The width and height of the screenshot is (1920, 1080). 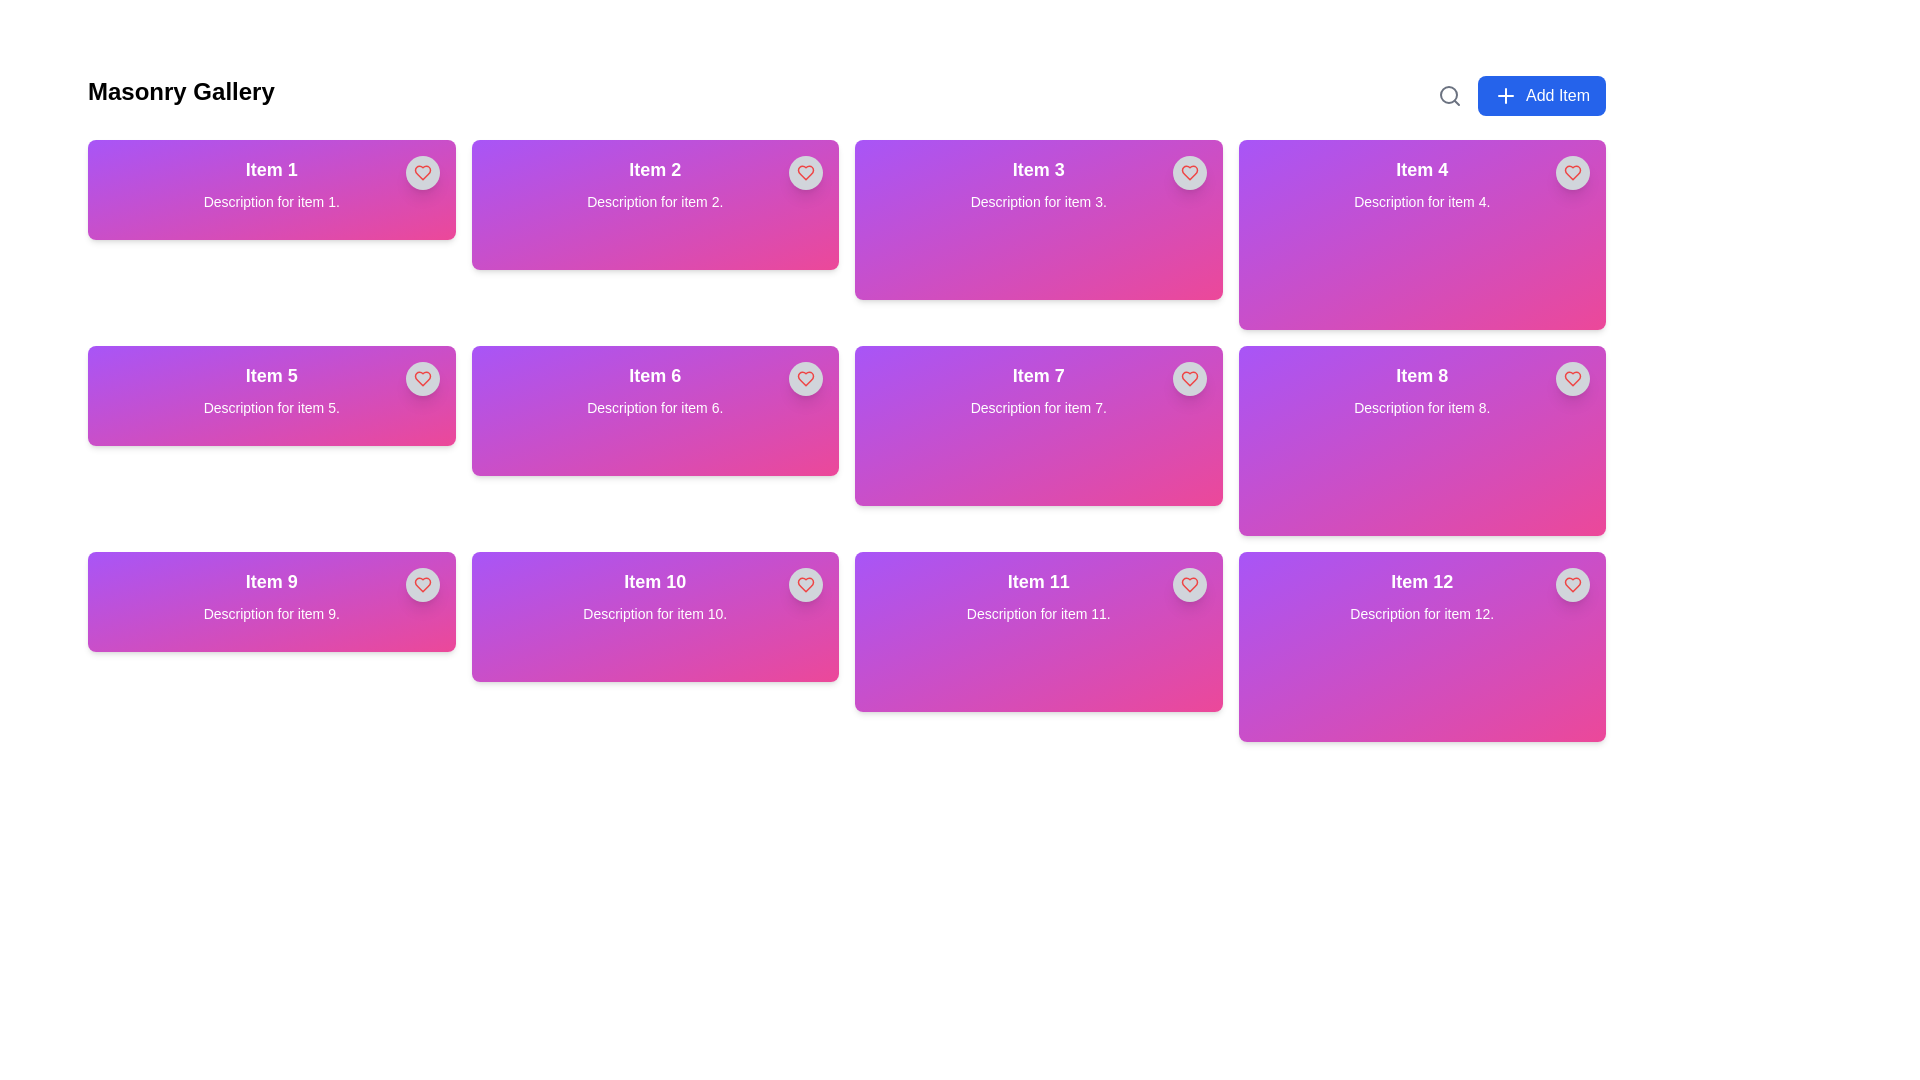 I want to click on the Text label indicating the purpose or category of the masonry gallery, which is located at the leftmost side of the horizontal group at the top of the interface, so click(x=181, y=96).